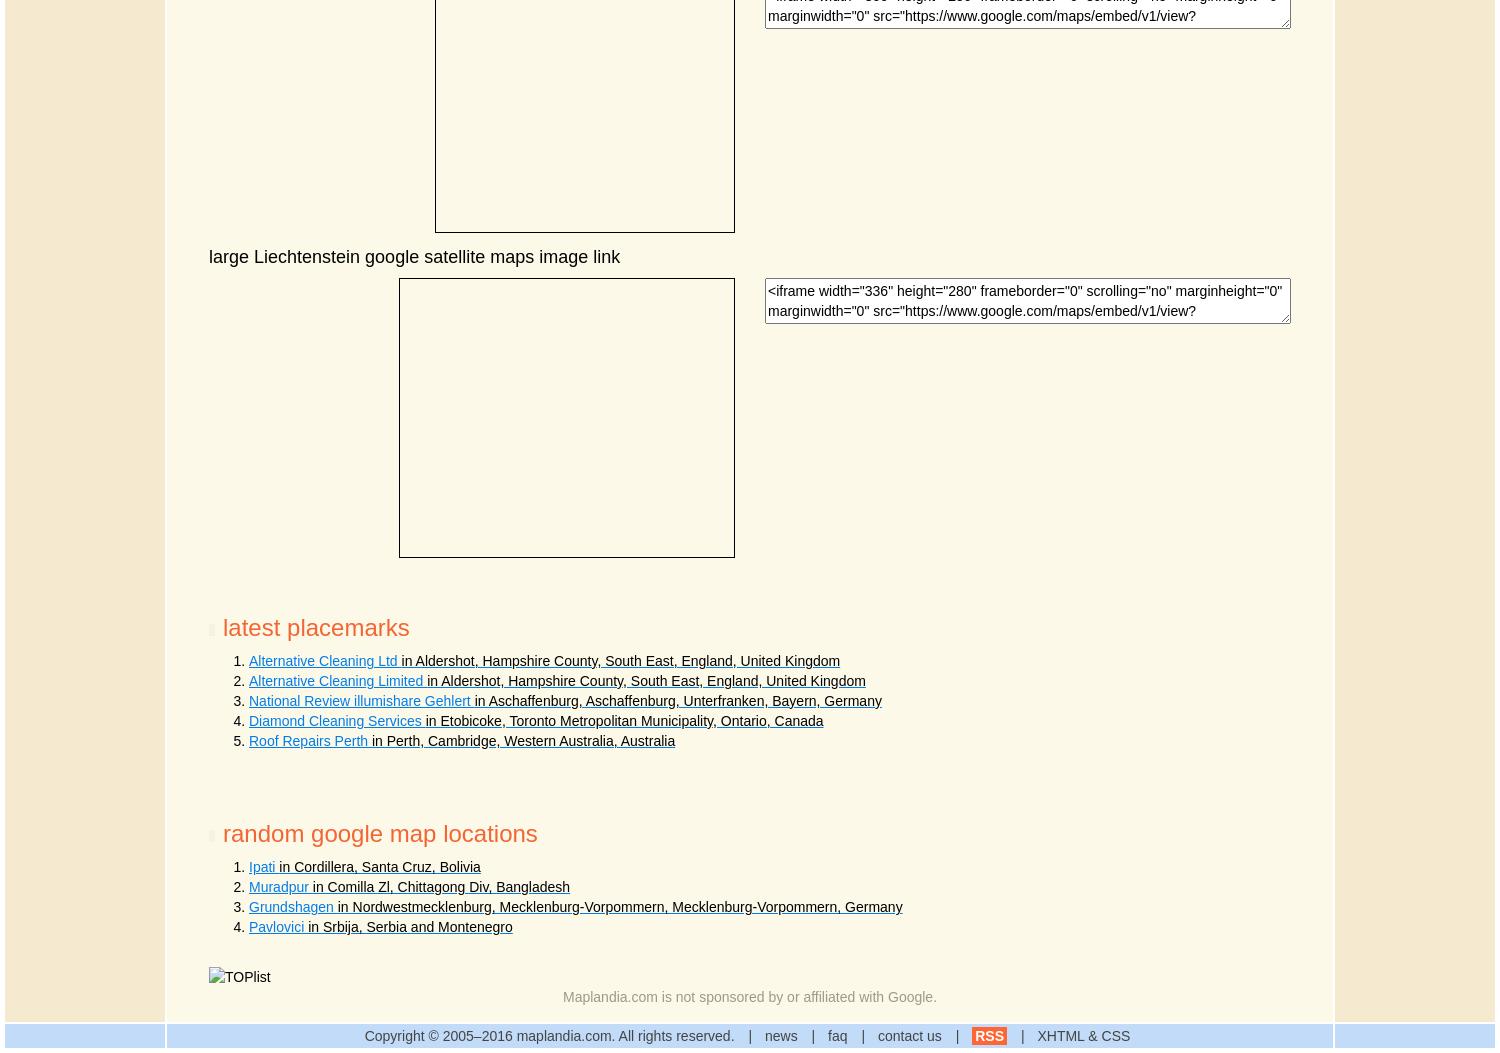  What do you see at coordinates (988, 1035) in the screenshot?
I see `'RSS'` at bounding box center [988, 1035].